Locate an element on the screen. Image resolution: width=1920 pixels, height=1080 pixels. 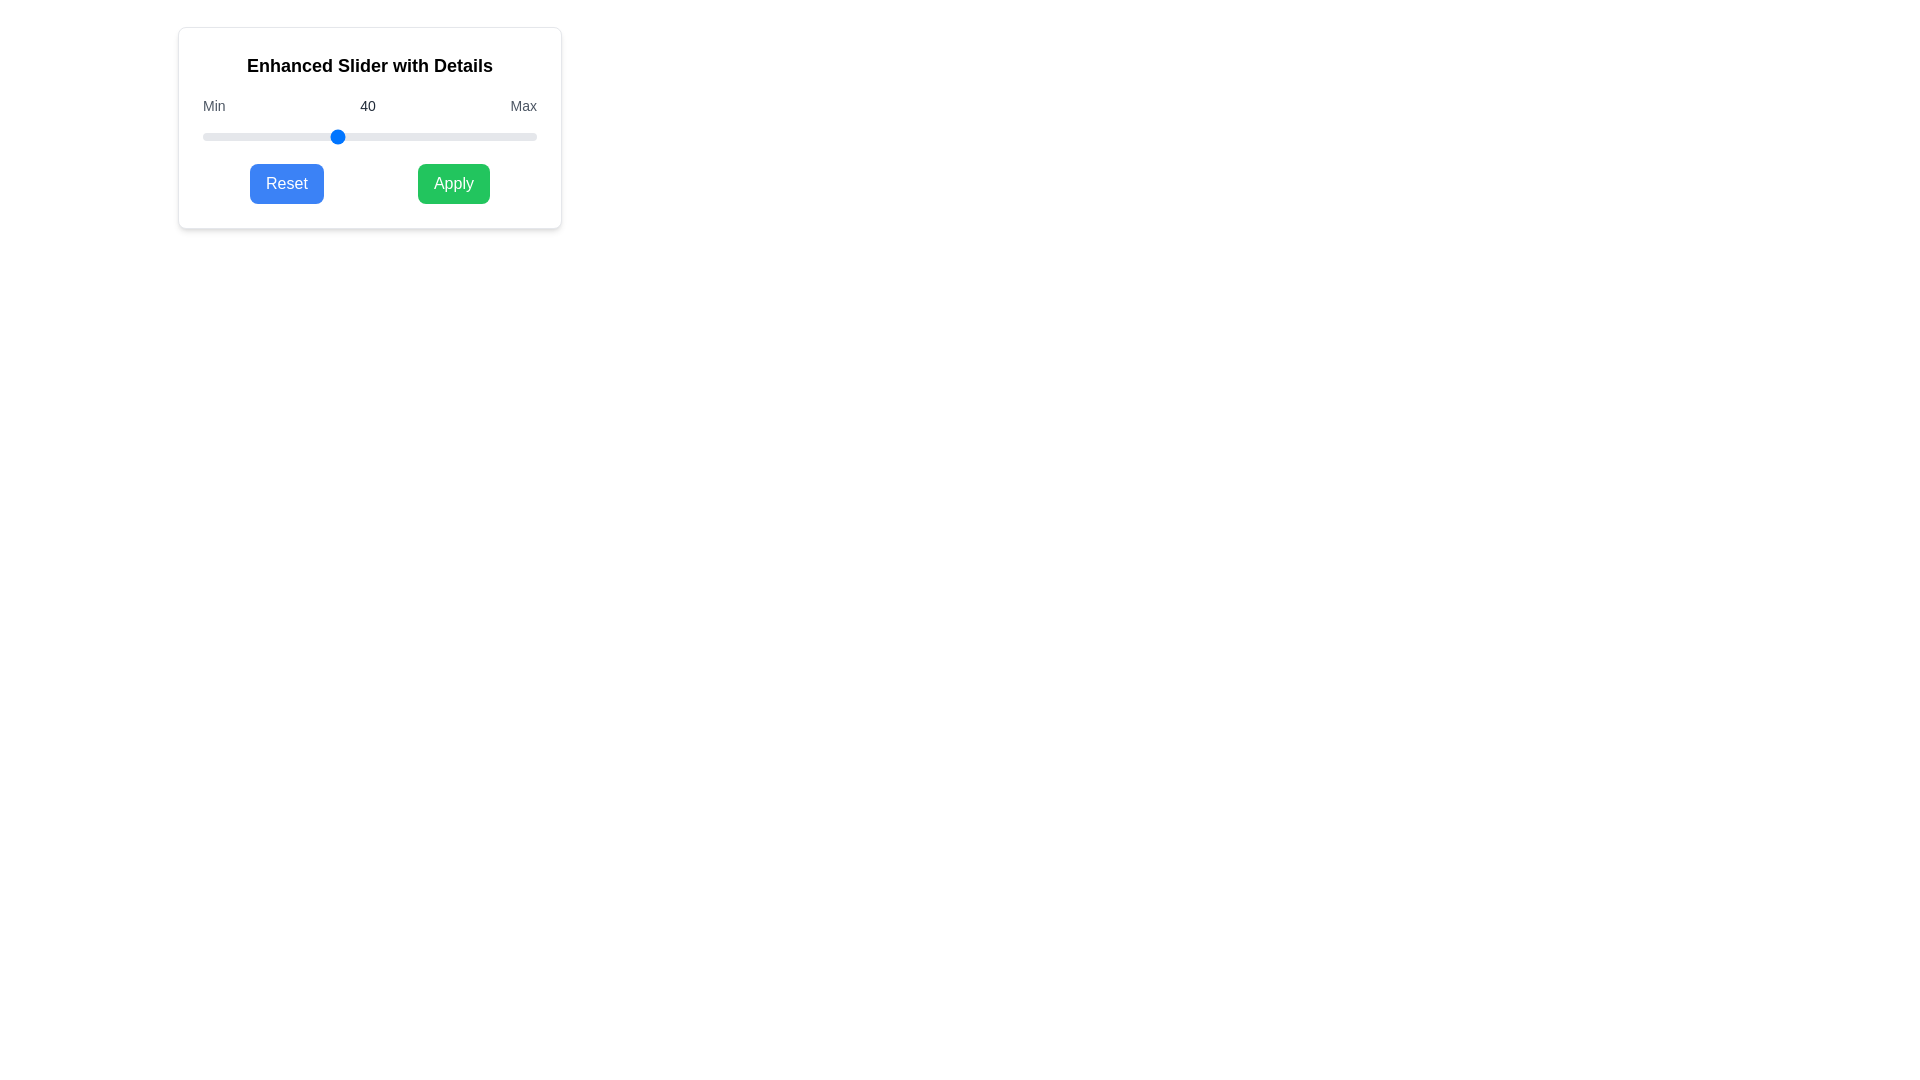
the static text label displaying '40', which is positioned between 'Min' and 'Max', and is located slightly above the slider in the upper center region of the interface card is located at coordinates (368, 105).